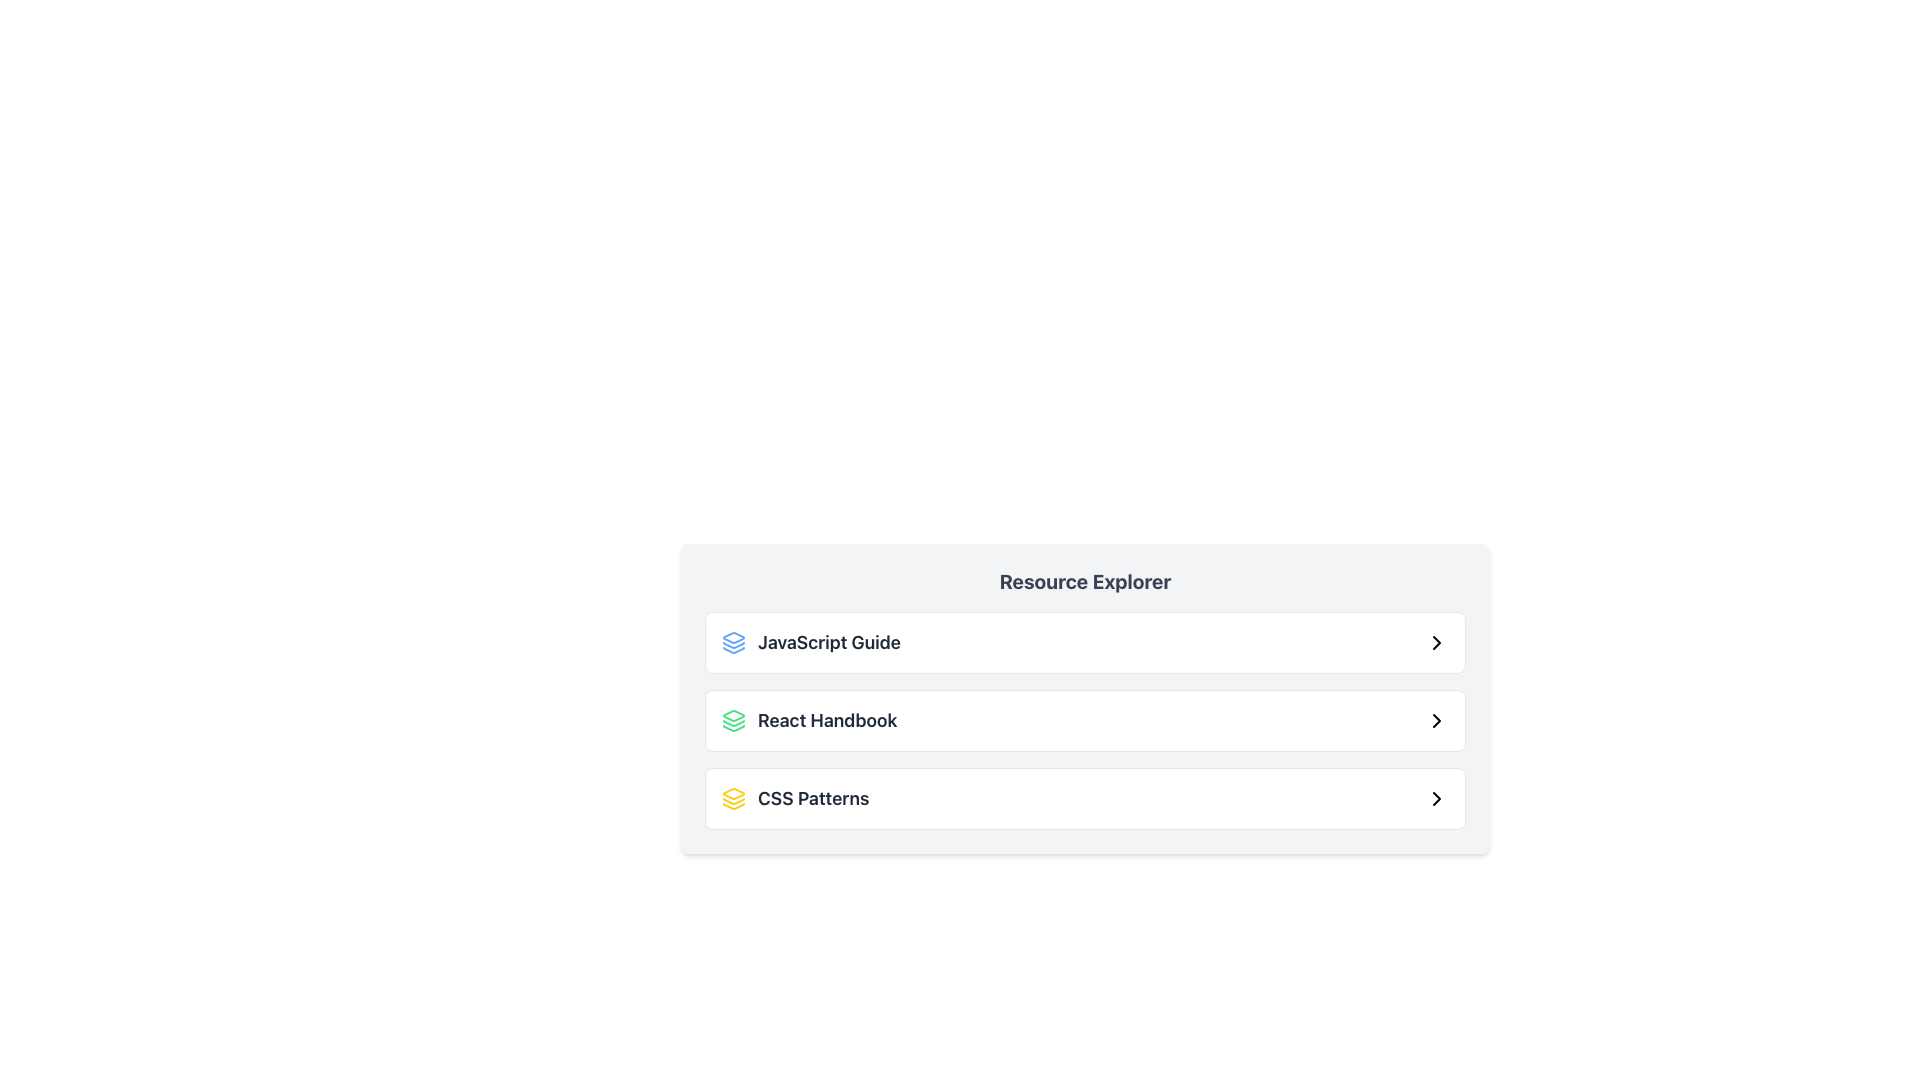 This screenshot has width=1920, height=1080. Describe the element at coordinates (733, 721) in the screenshot. I see `the stacked three-layer icon with a green outline located to the left of the 'React Handbook' text in the resource menu` at that location.